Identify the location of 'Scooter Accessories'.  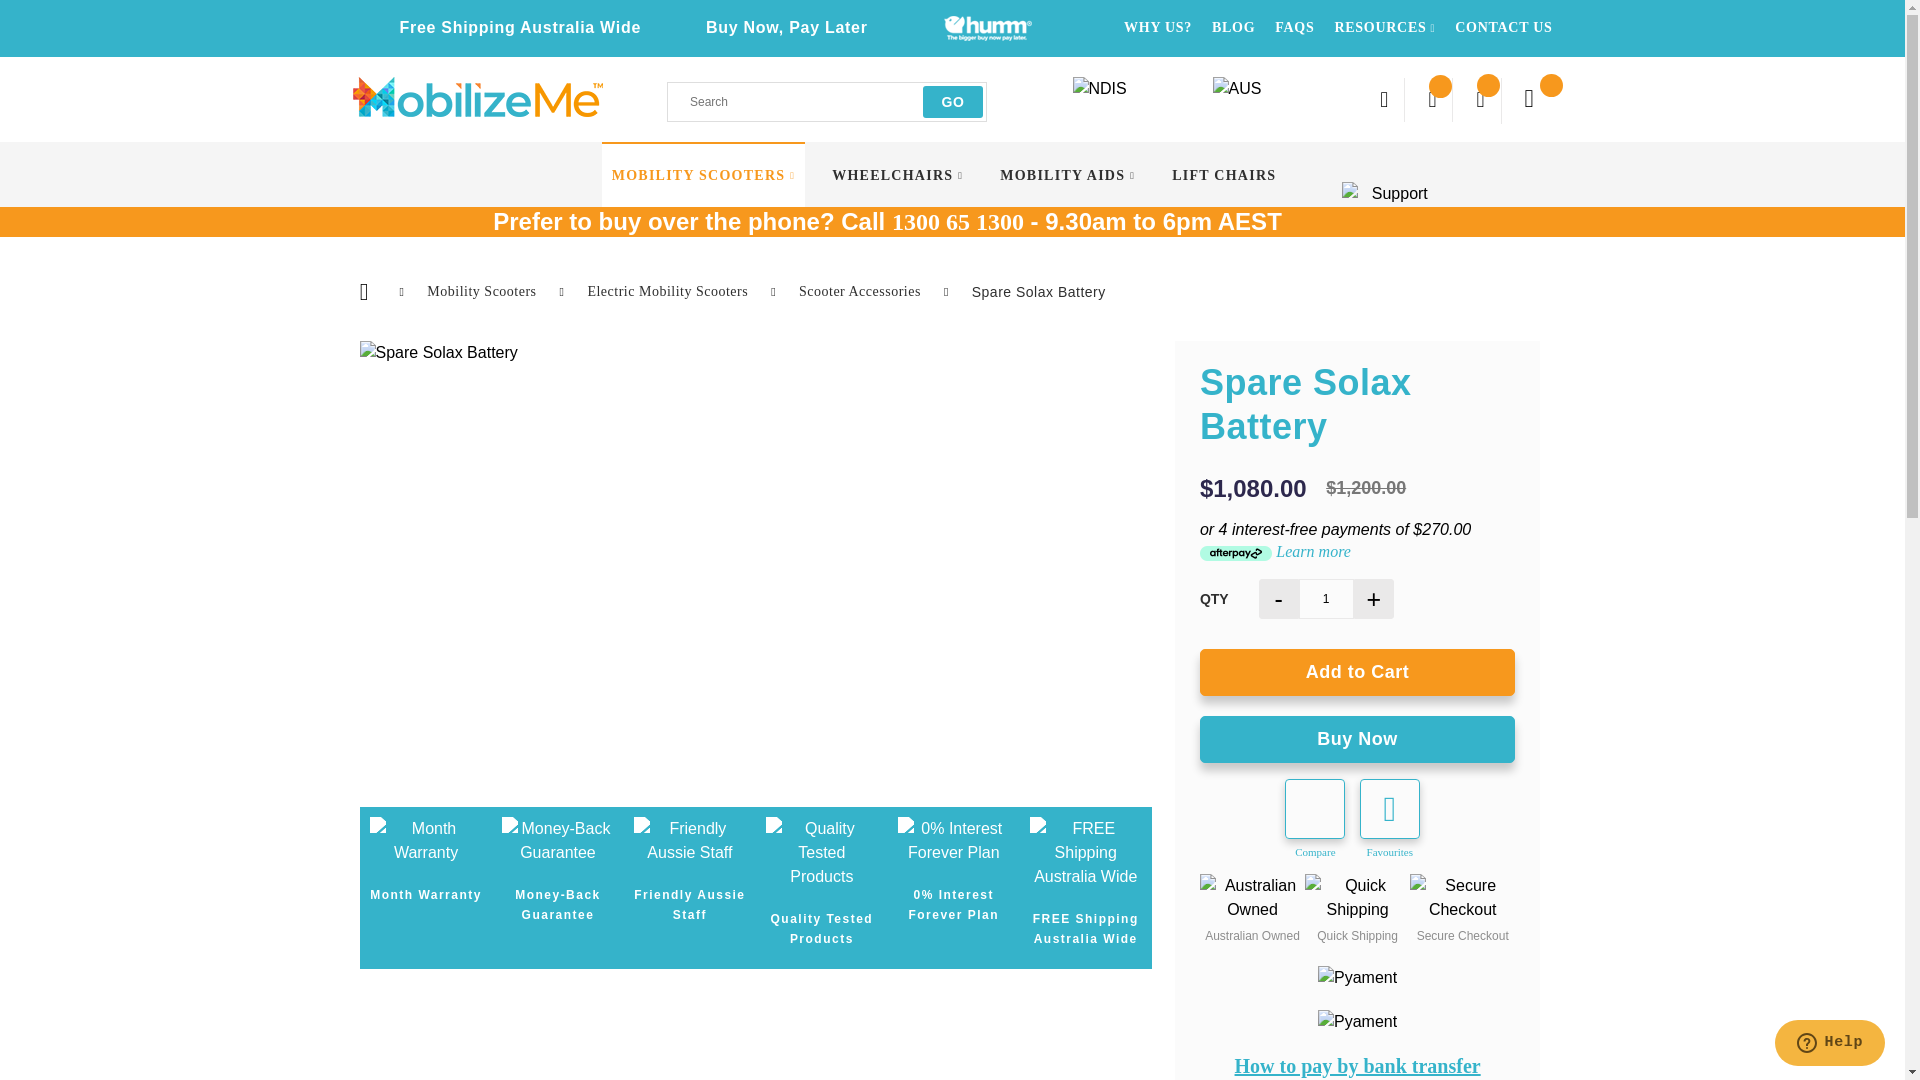
(797, 291).